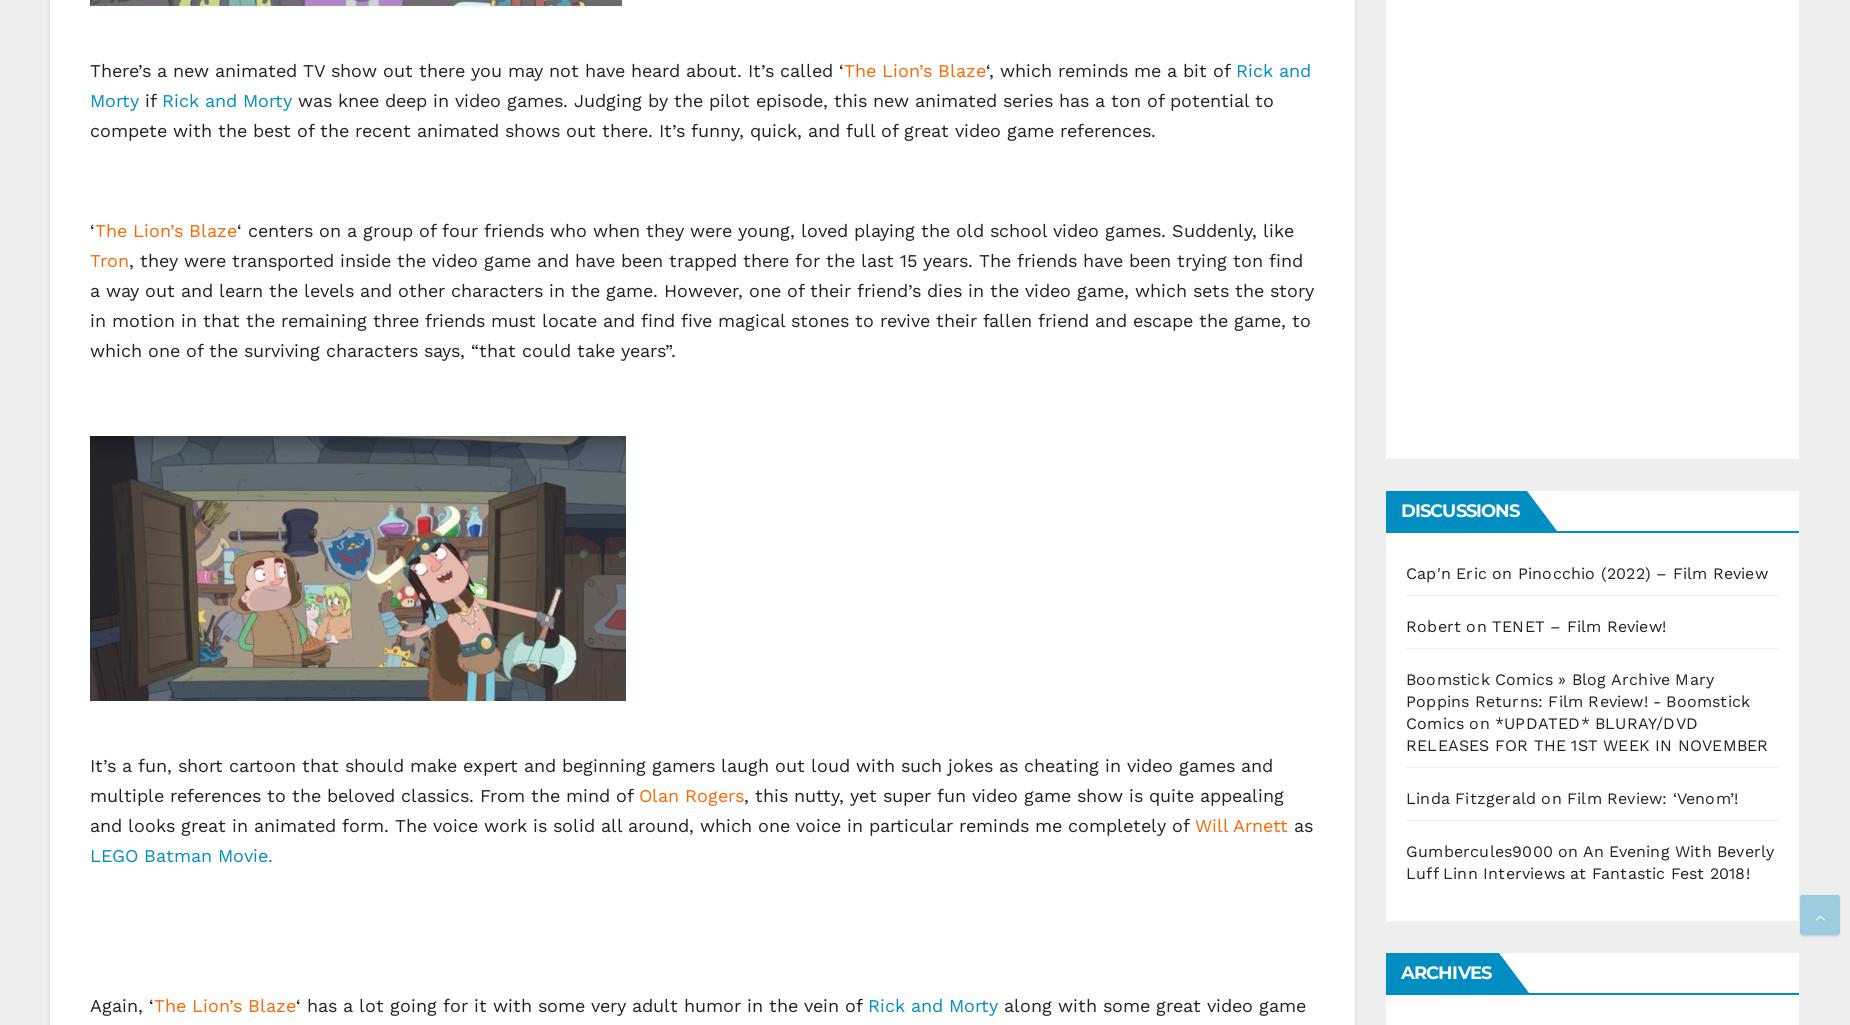  Describe the element at coordinates (88, 1003) in the screenshot. I see `'Again, ‘'` at that location.